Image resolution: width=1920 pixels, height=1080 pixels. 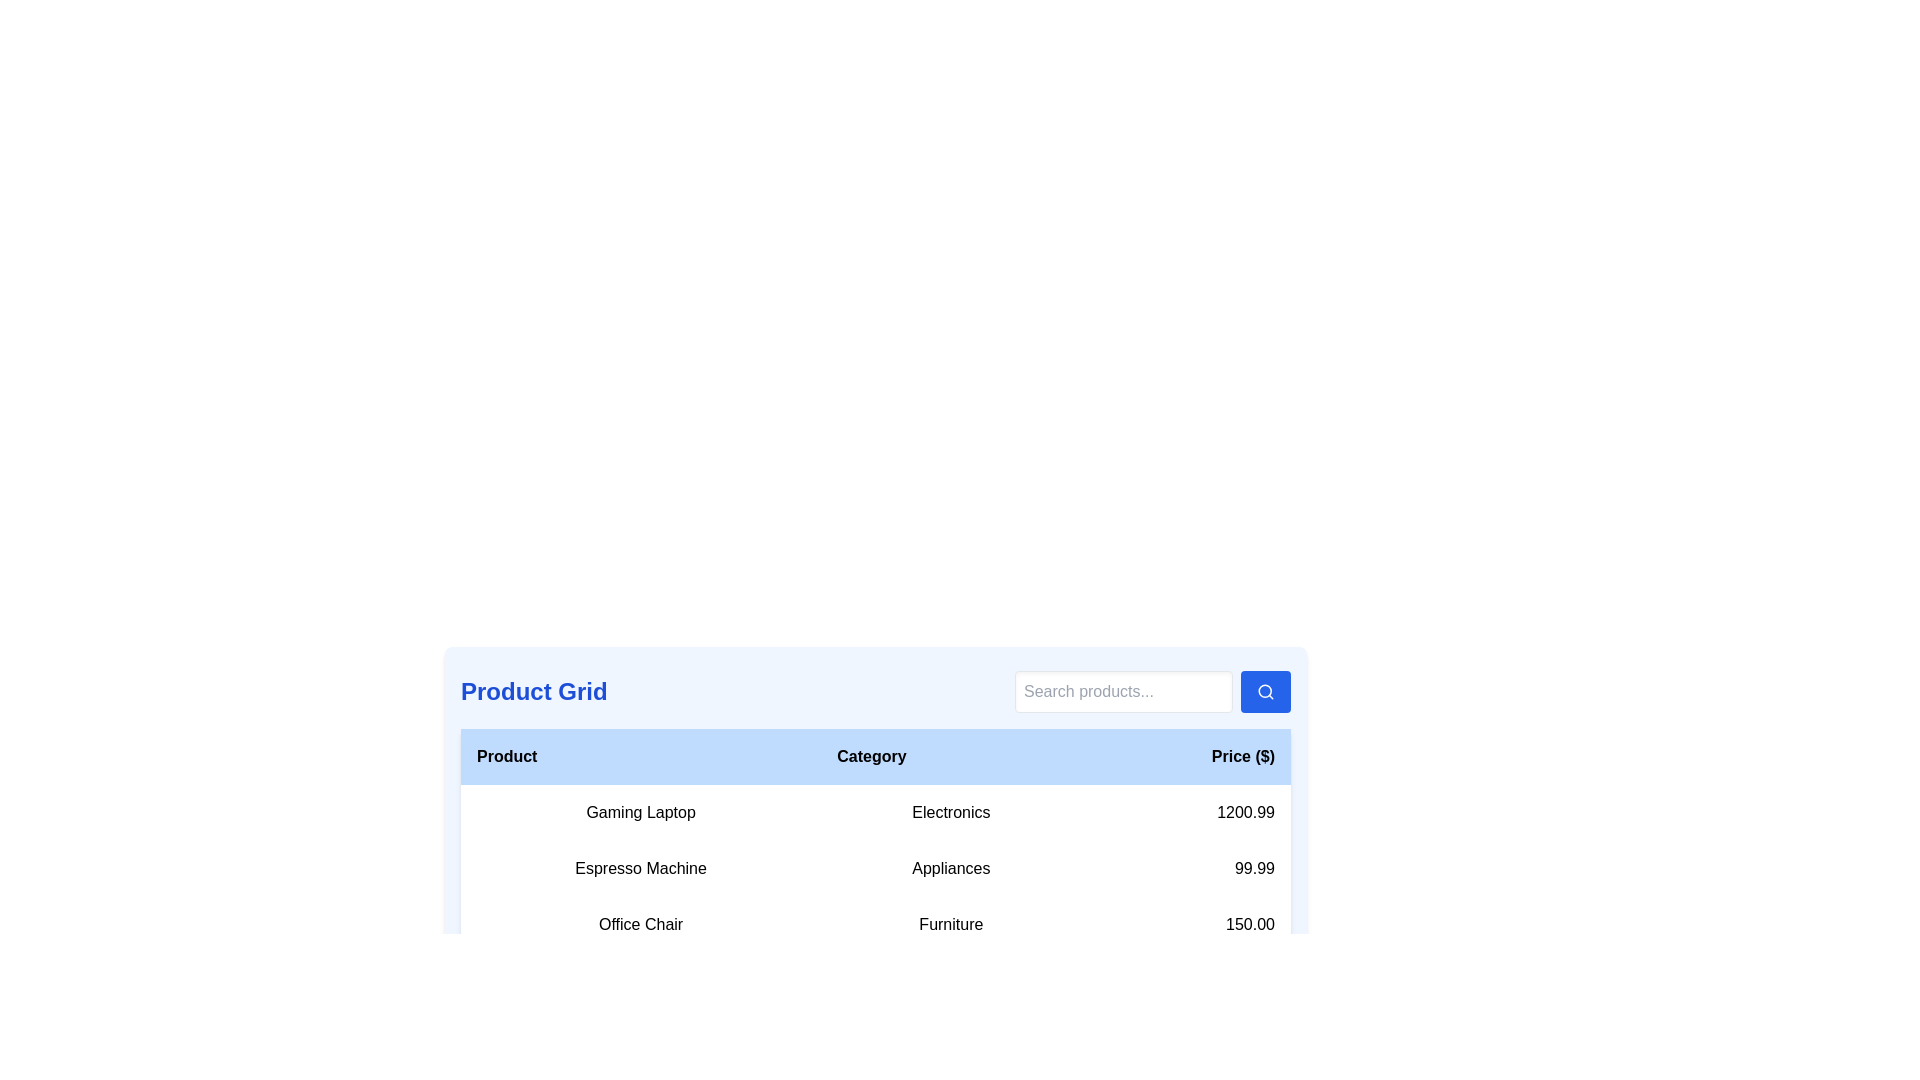 What do you see at coordinates (1123, 690) in the screenshot?
I see `the search bar` at bounding box center [1123, 690].